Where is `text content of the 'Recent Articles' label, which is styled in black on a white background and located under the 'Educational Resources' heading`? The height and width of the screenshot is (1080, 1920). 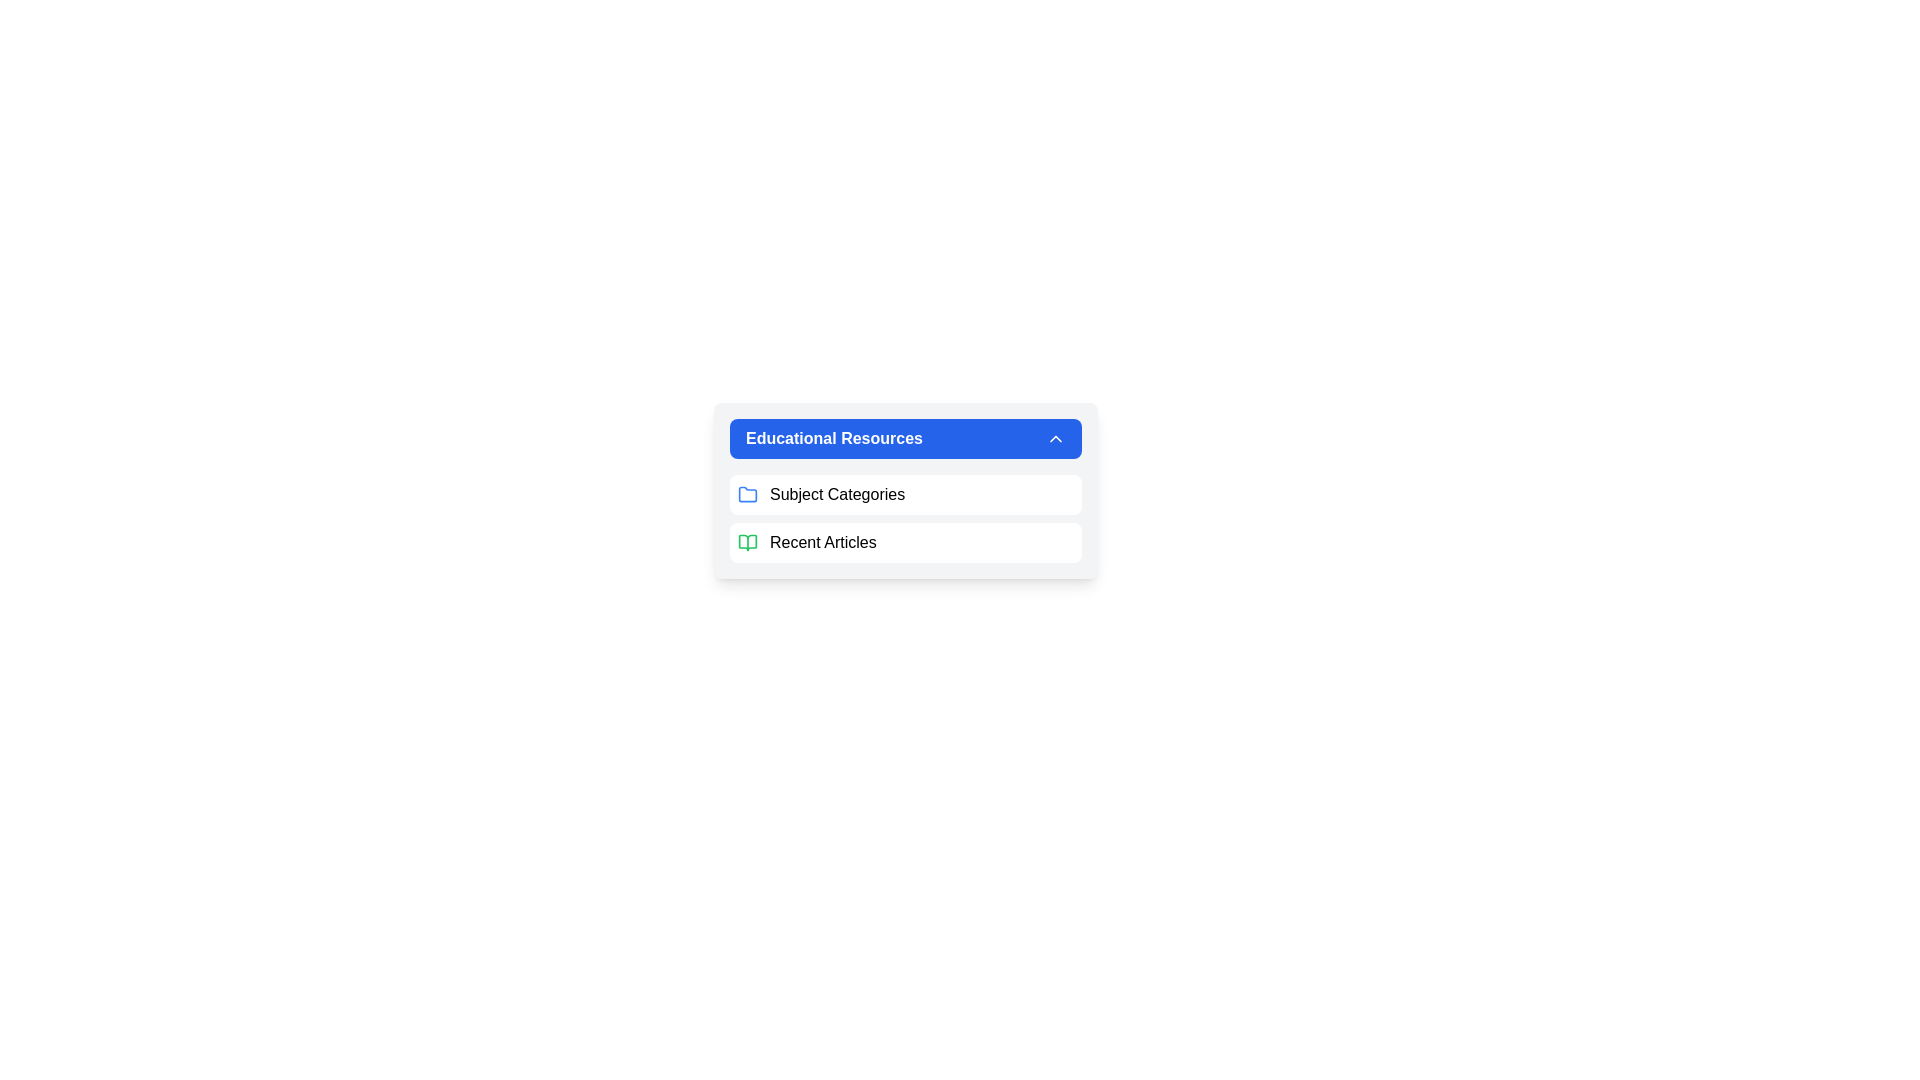
text content of the 'Recent Articles' label, which is styled in black on a white background and located under the 'Educational Resources' heading is located at coordinates (823, 543).